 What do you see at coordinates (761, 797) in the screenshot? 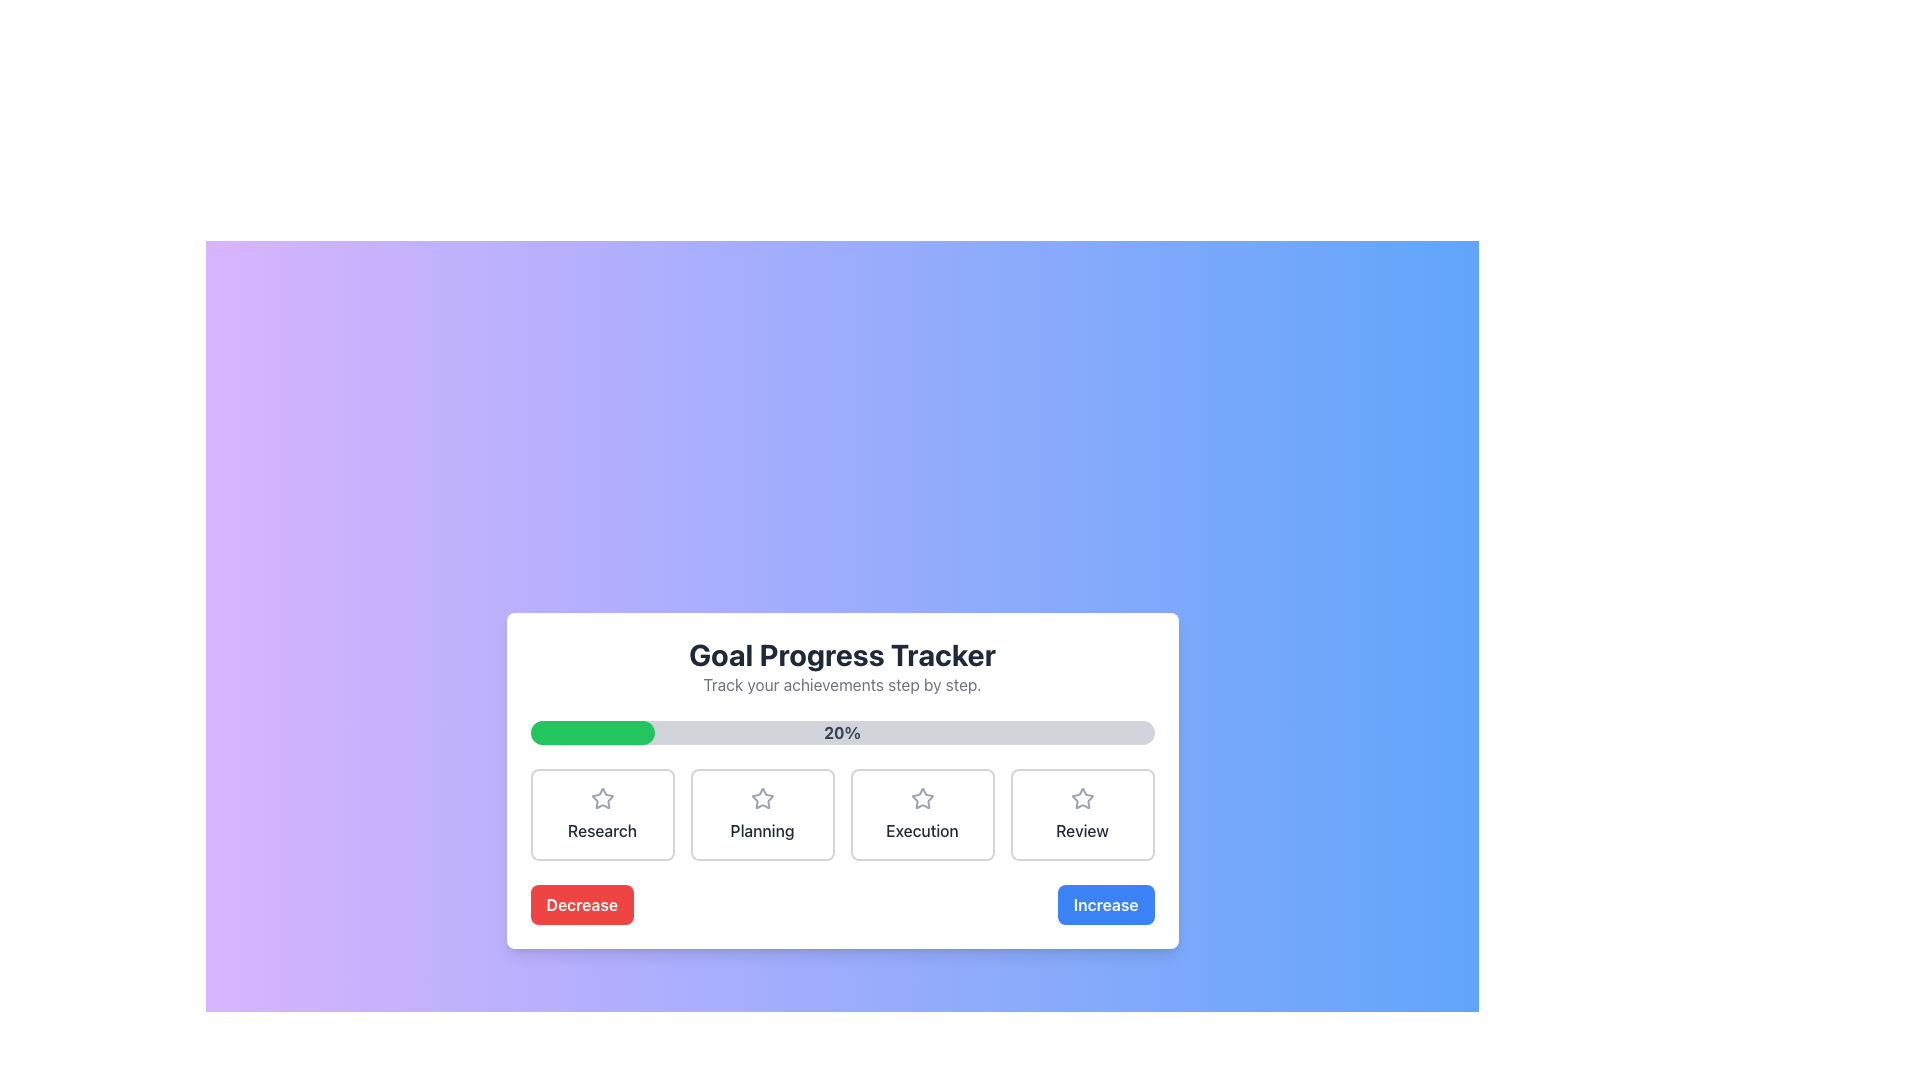
I see `the star-shaped icon, styled in gray and located above the 'Planning' label, to check if it changes state upon interaction` at bounding box center [761, 797].